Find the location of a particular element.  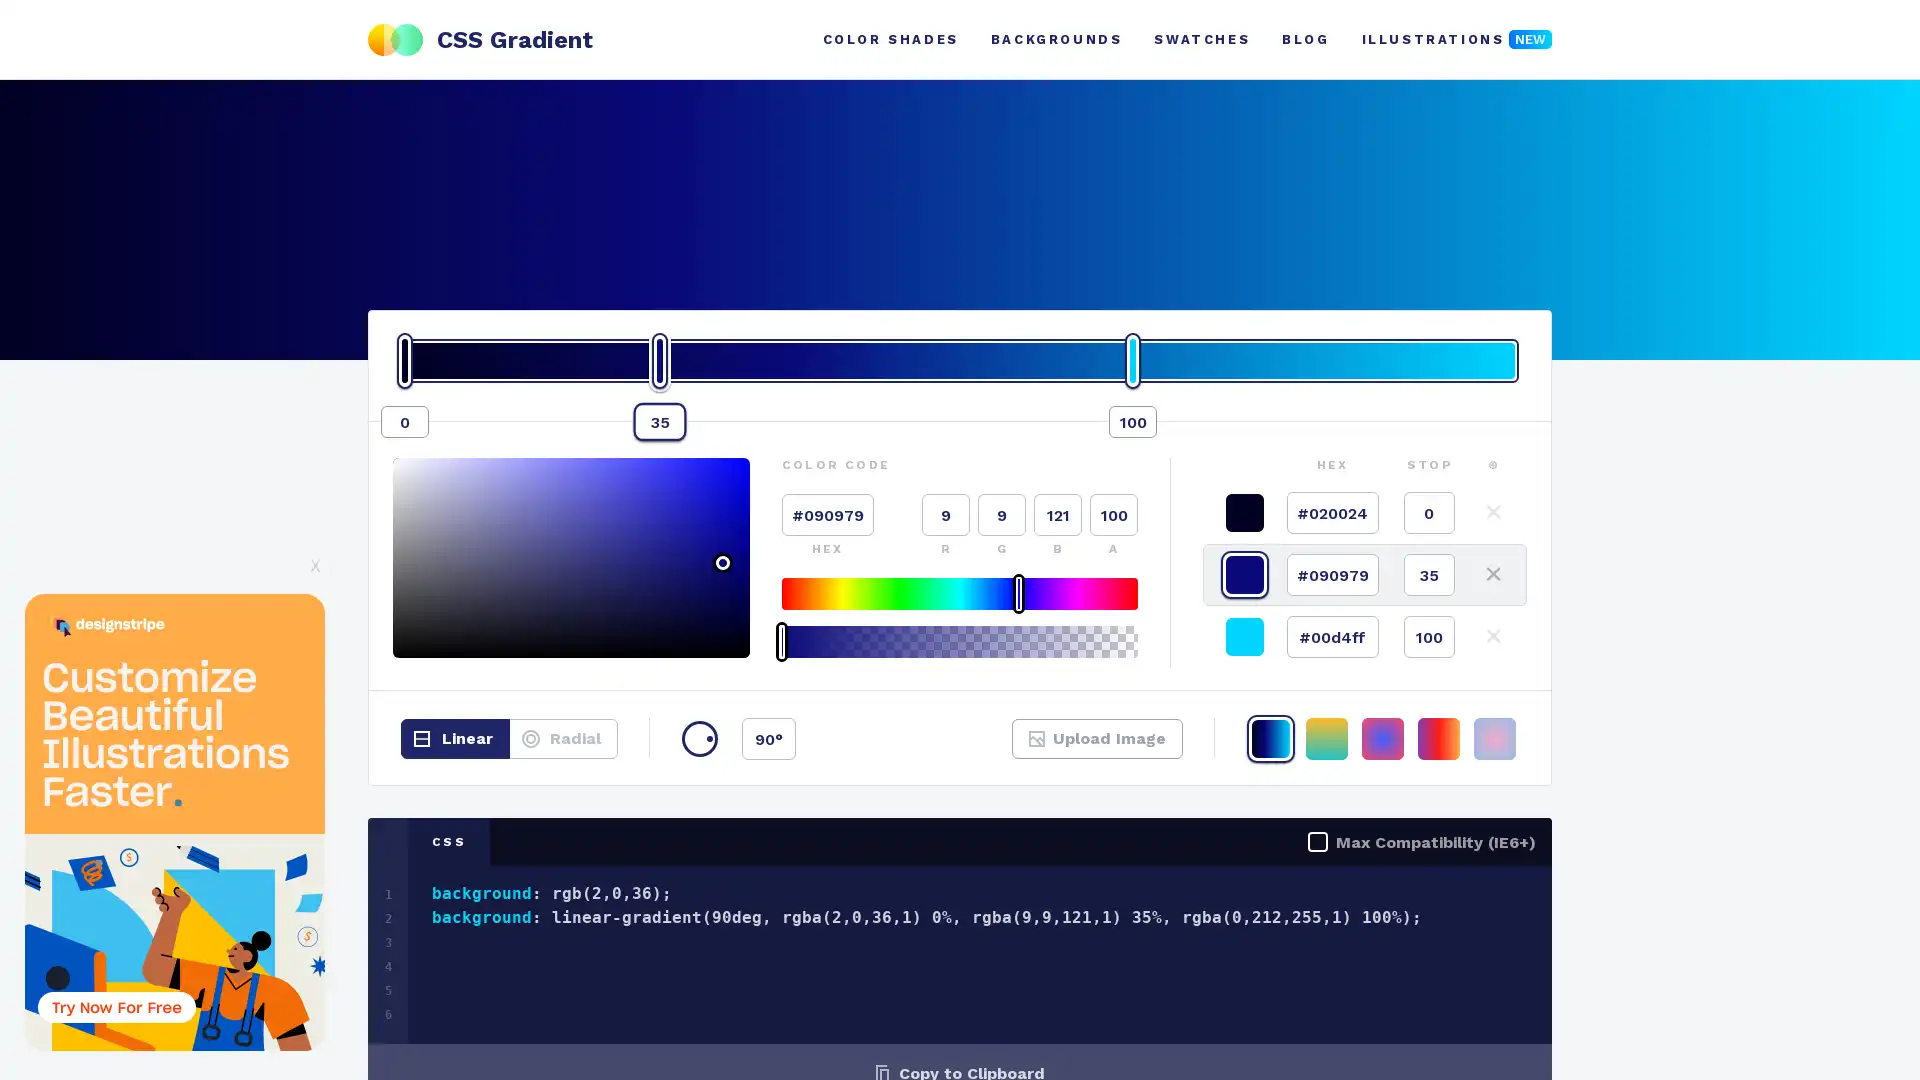

Choose File is located at coordinates (1064, 750).